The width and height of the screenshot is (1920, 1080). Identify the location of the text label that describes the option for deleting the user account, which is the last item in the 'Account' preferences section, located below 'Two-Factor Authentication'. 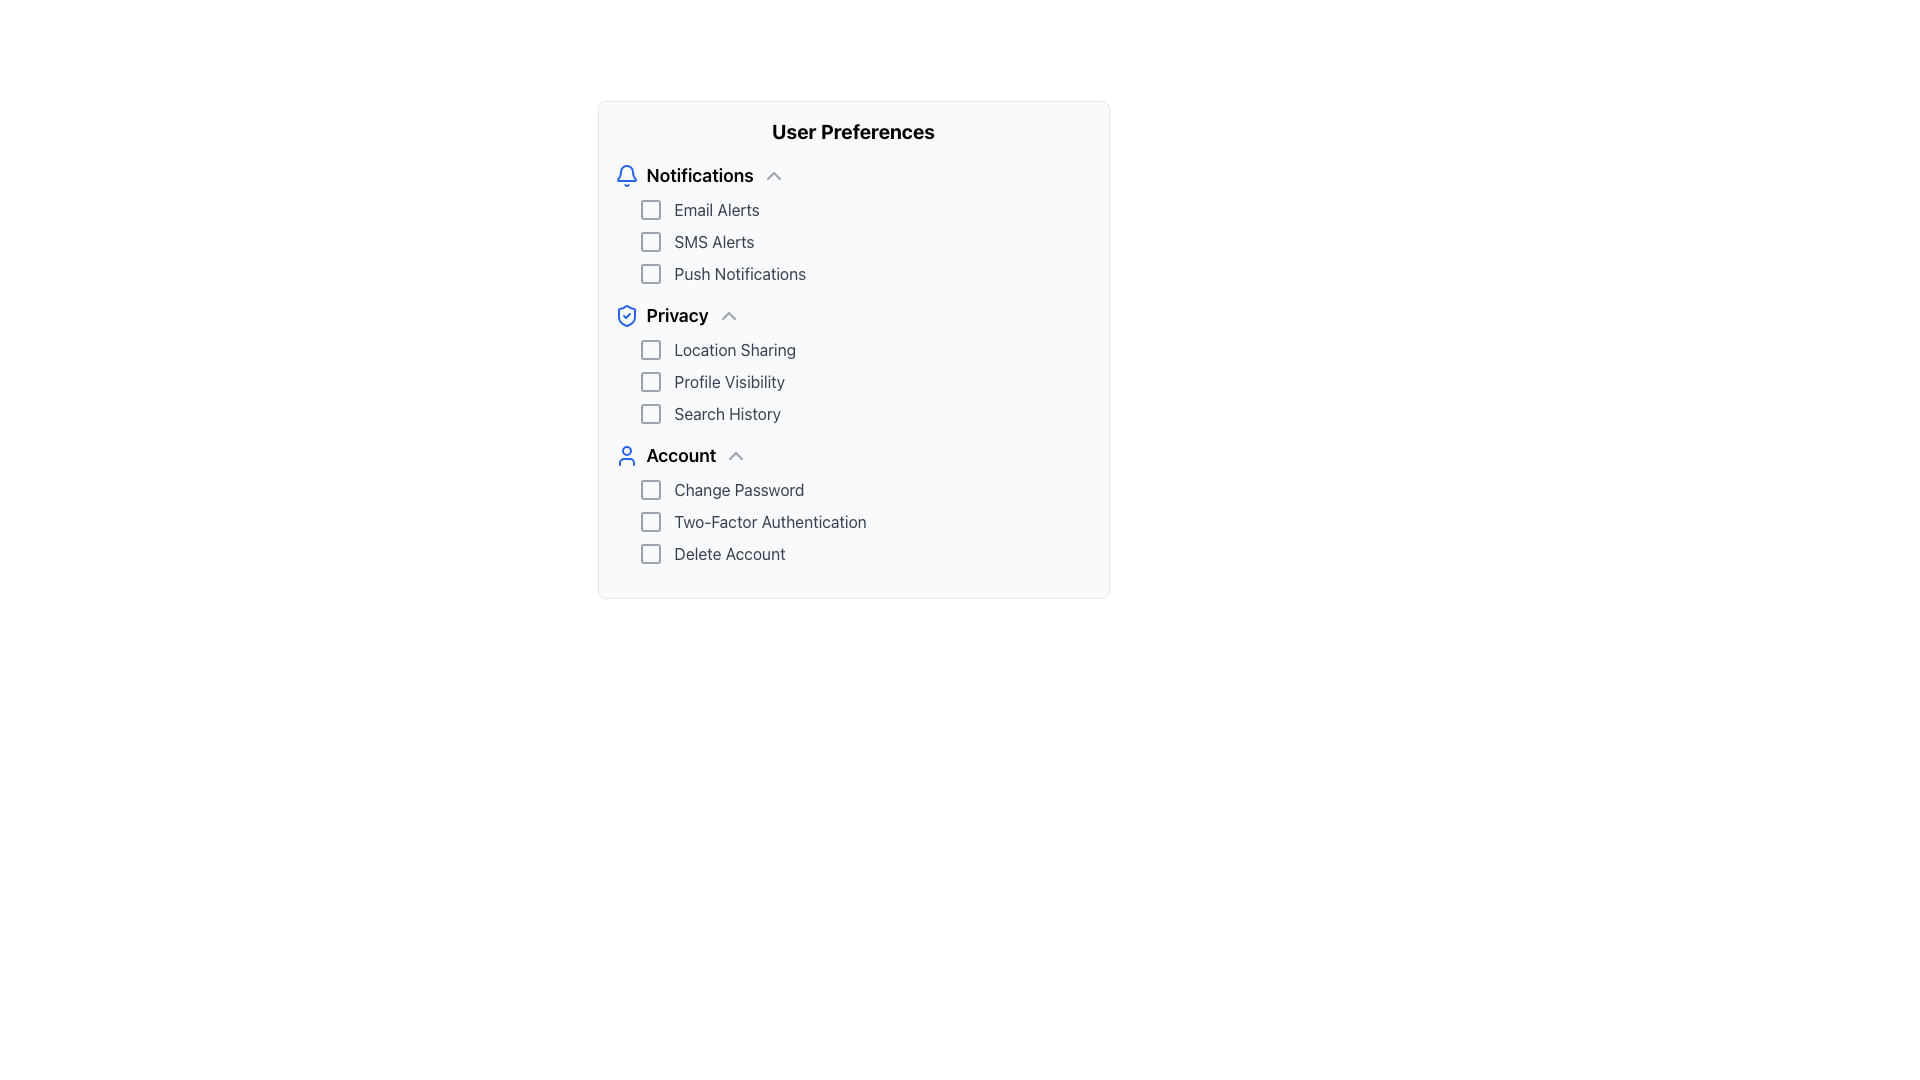
(728, 554).